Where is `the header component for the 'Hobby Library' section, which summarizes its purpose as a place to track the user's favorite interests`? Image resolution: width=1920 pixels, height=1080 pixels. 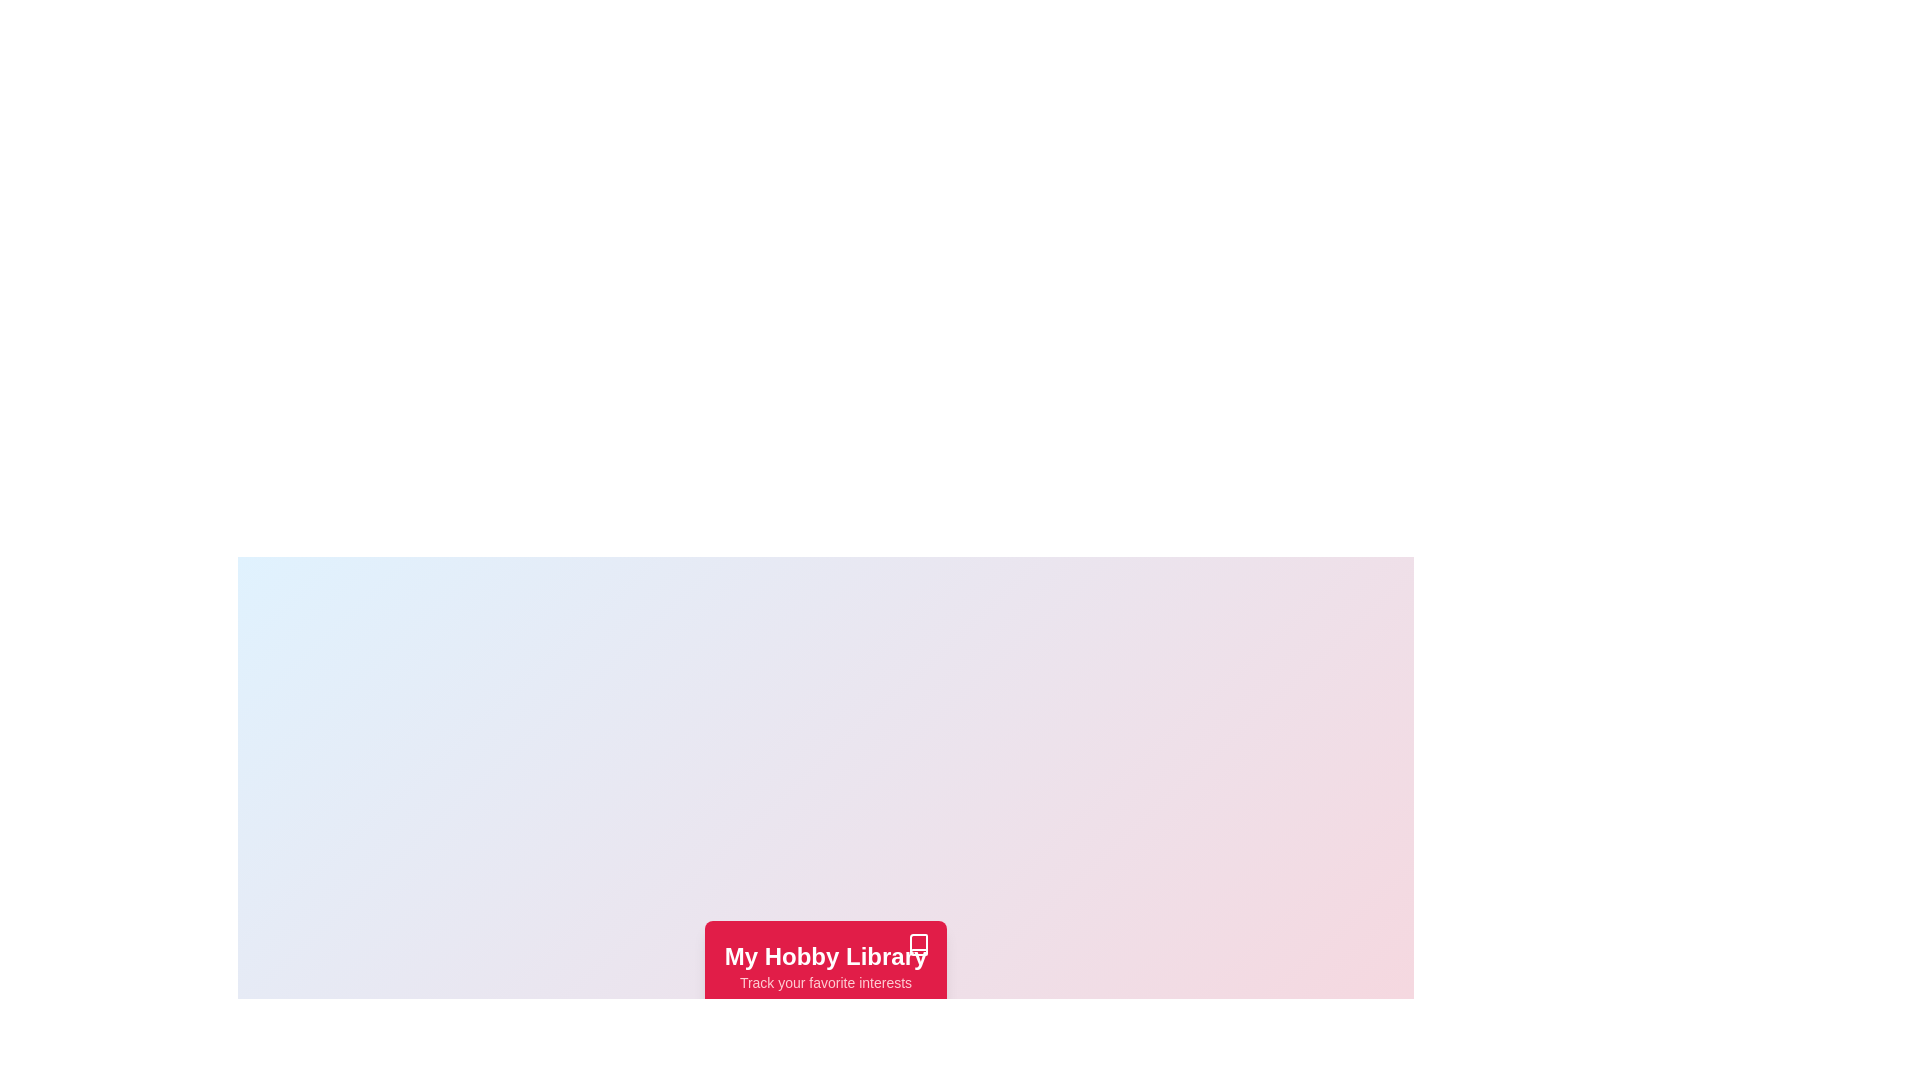
the header component for the 'Hobby Library' section, which summarizes its purpose as a place to track the user's favorite interests is located at coordinates (825, 966).